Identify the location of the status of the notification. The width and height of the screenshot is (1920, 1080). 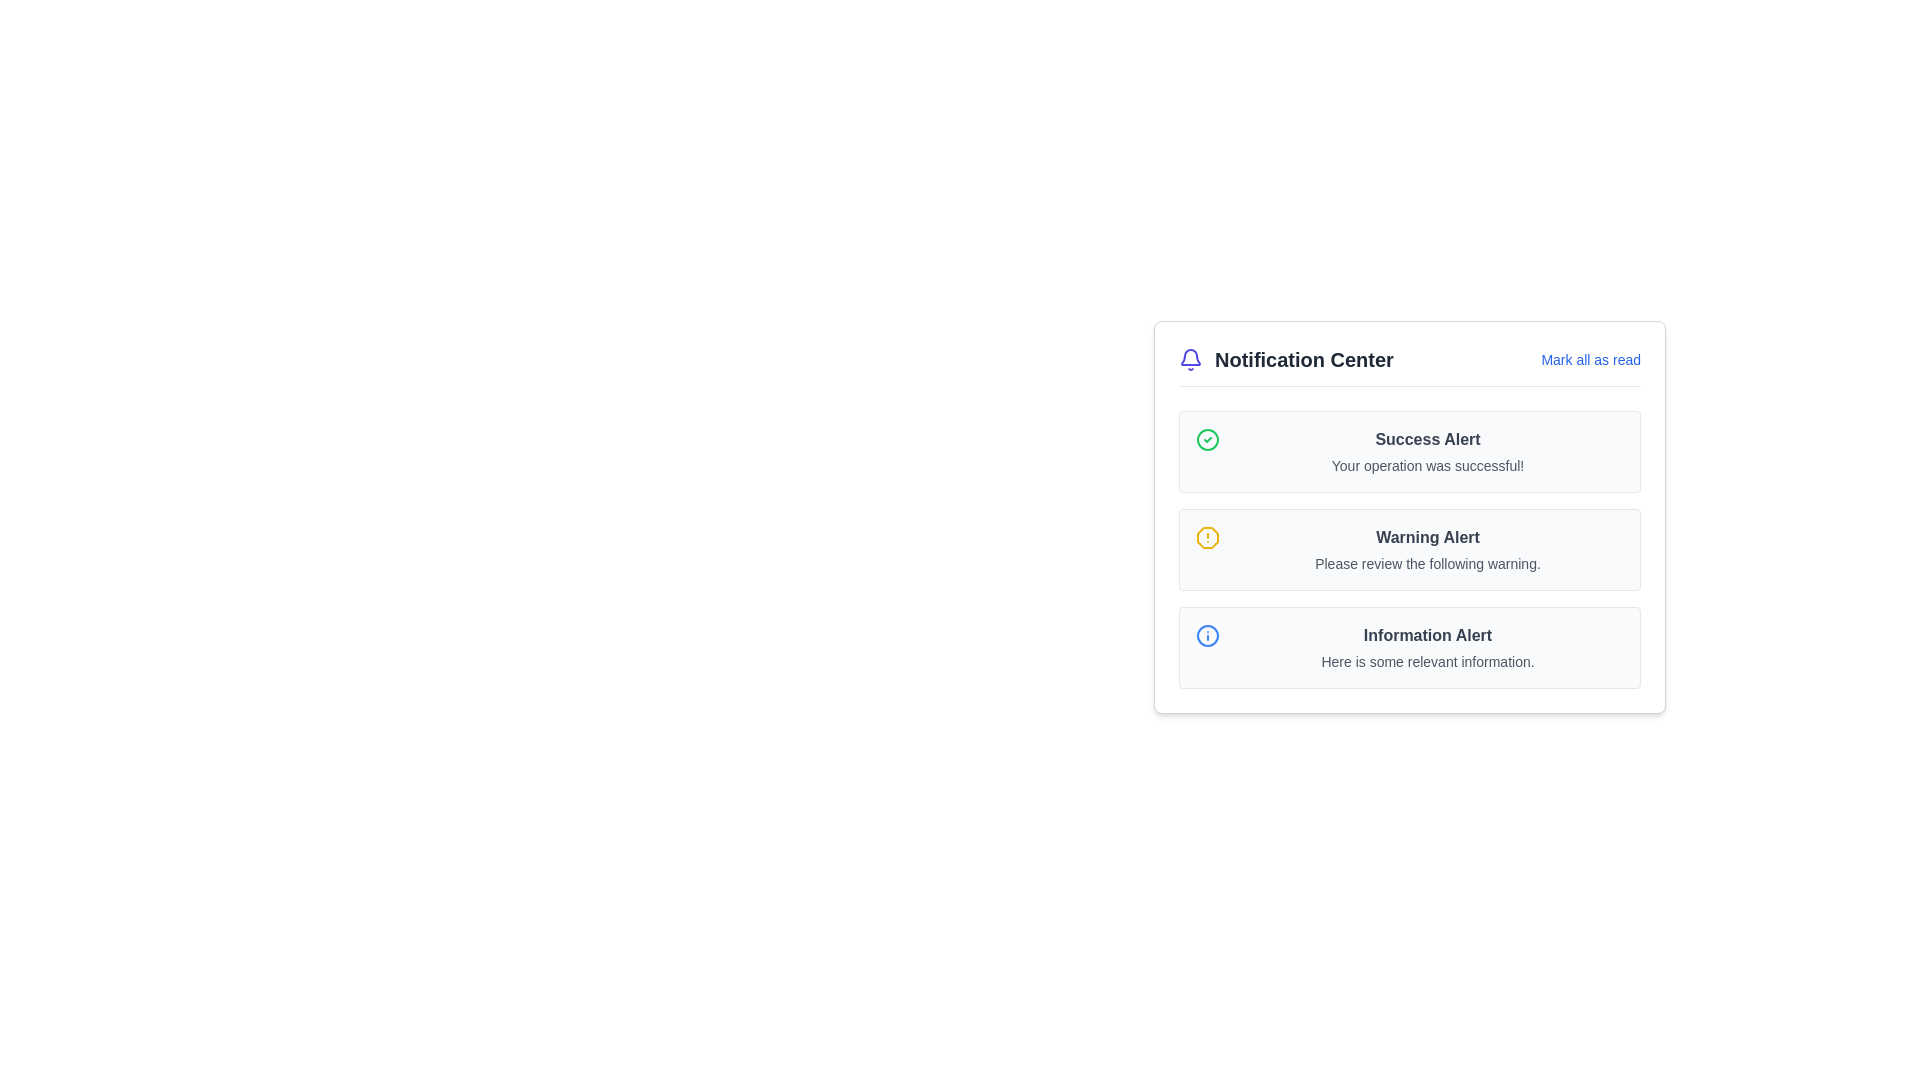
(1409, 451).